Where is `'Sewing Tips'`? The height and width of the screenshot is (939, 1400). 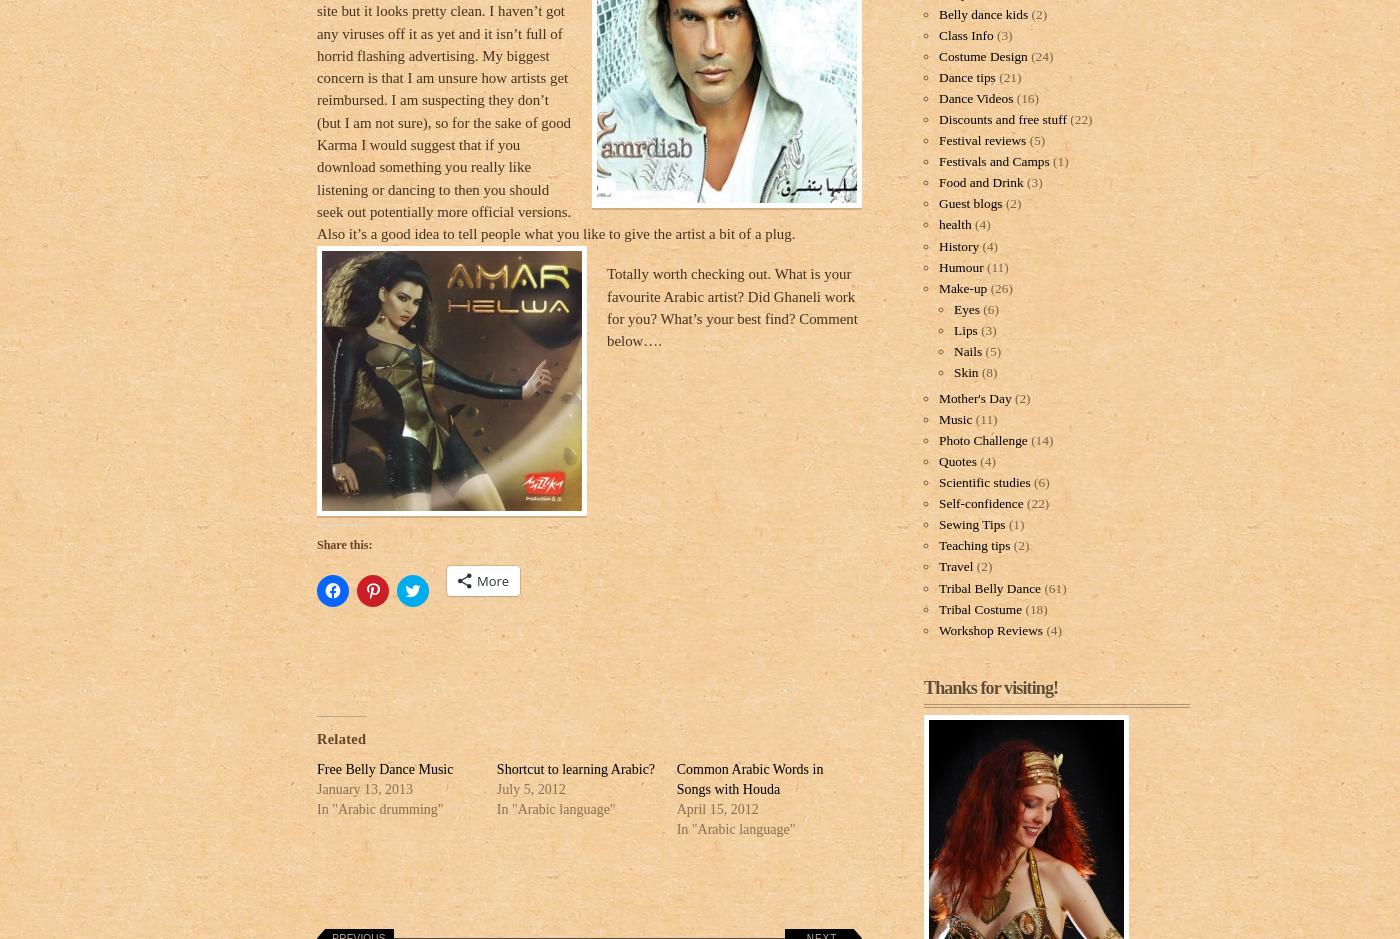
'Sewing Tips' is located at coordinates (972, 524).